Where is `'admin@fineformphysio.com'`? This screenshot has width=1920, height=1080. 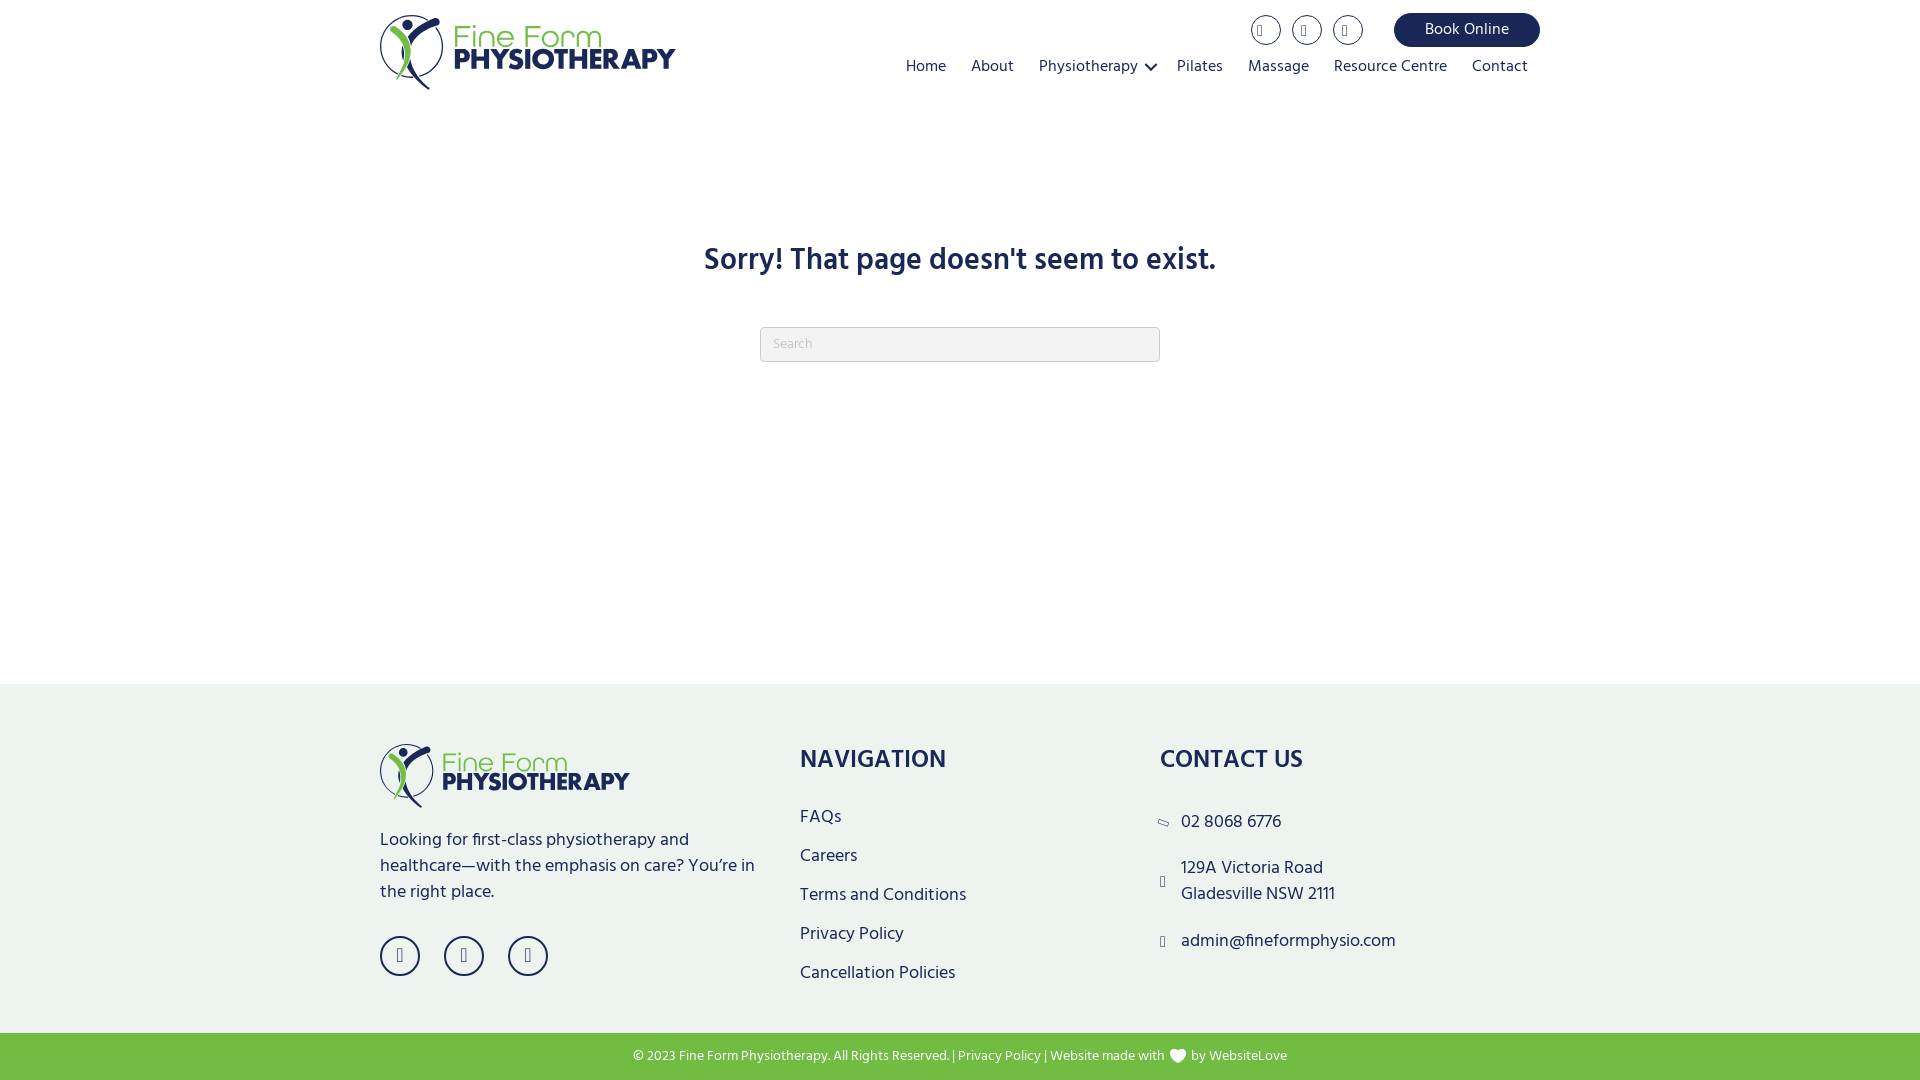 'admin@fineformphysio.com' is located at coordinates (1288, 941).